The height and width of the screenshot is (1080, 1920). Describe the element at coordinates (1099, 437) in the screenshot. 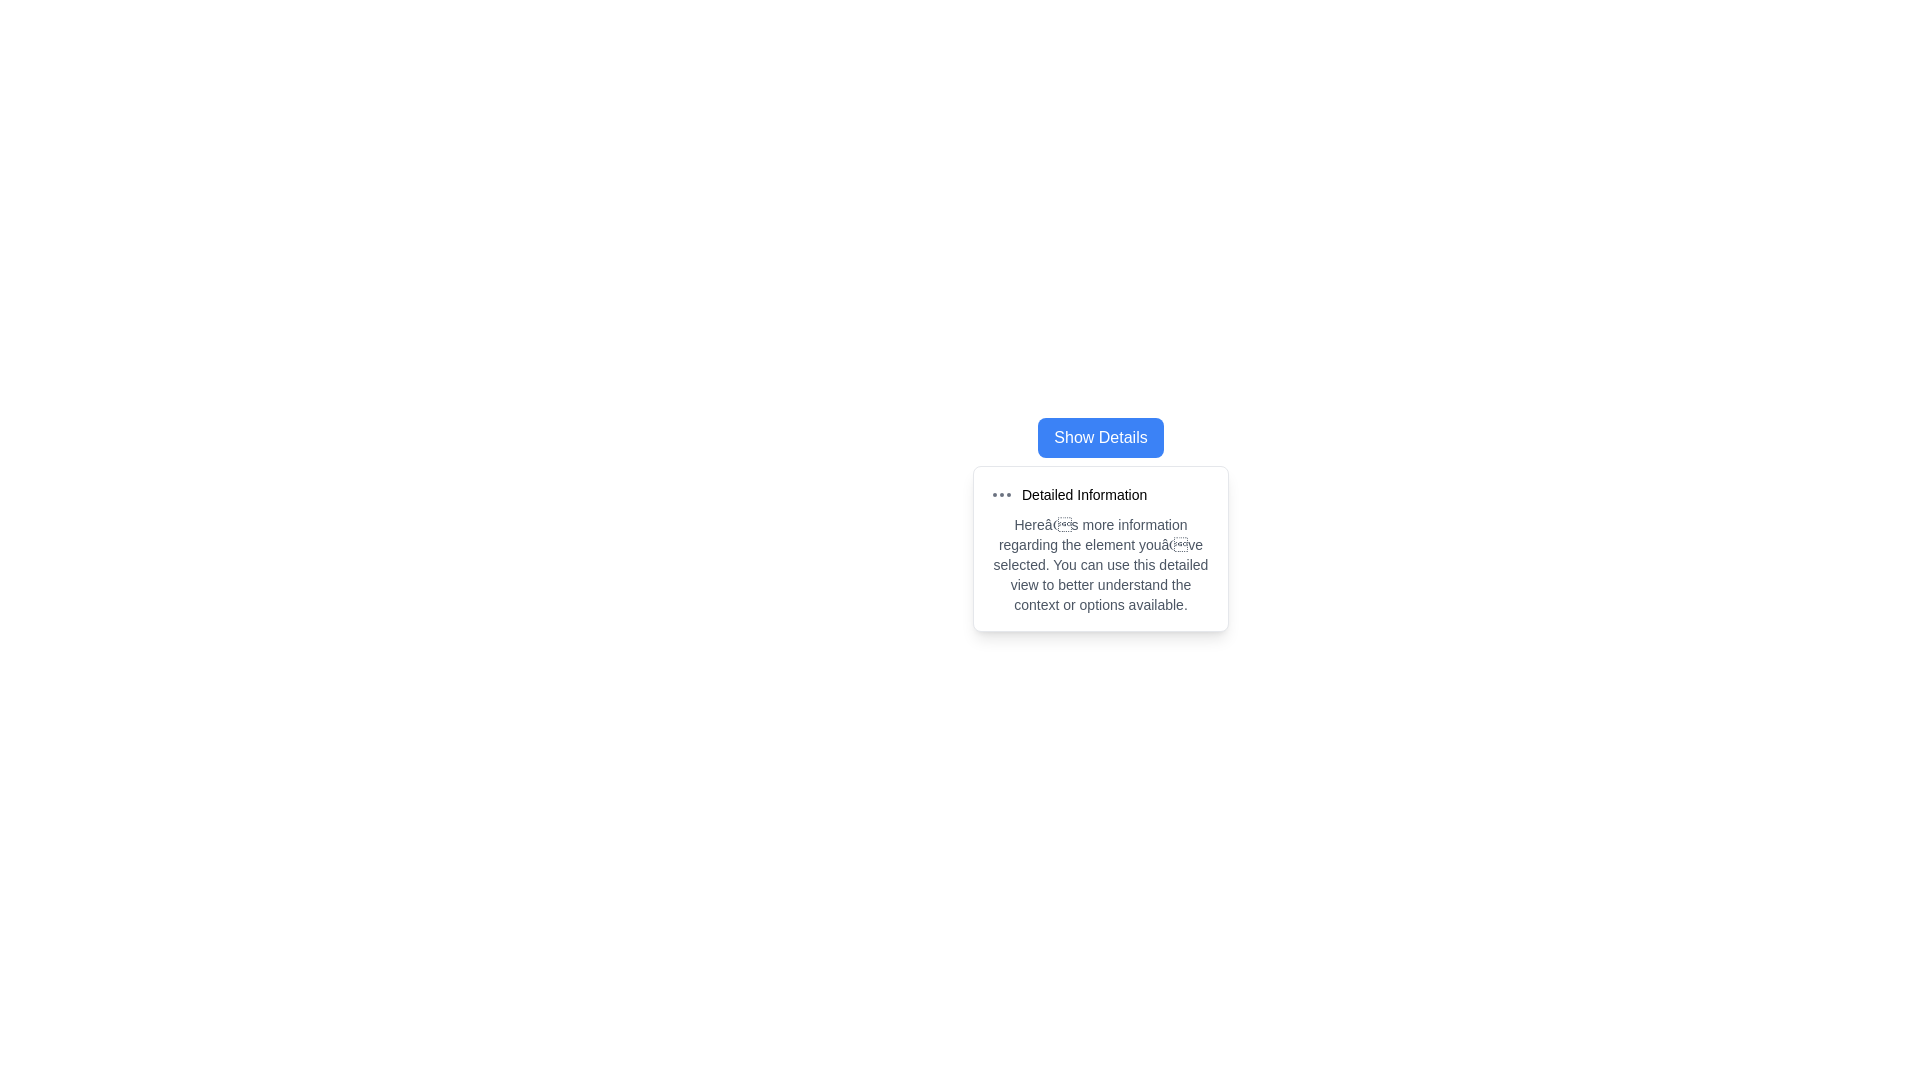

I see `the 'Show Details' button` at that location.